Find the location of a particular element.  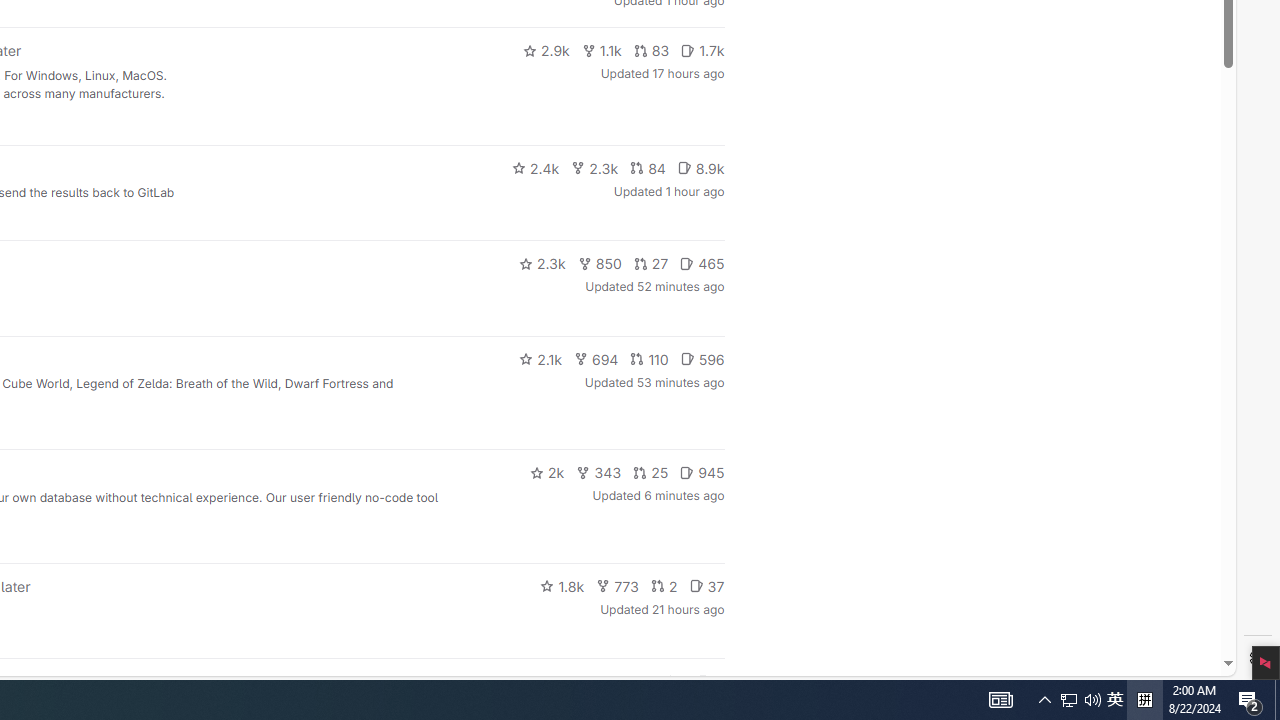

'2.9k' is located at coordinates (545, 50).